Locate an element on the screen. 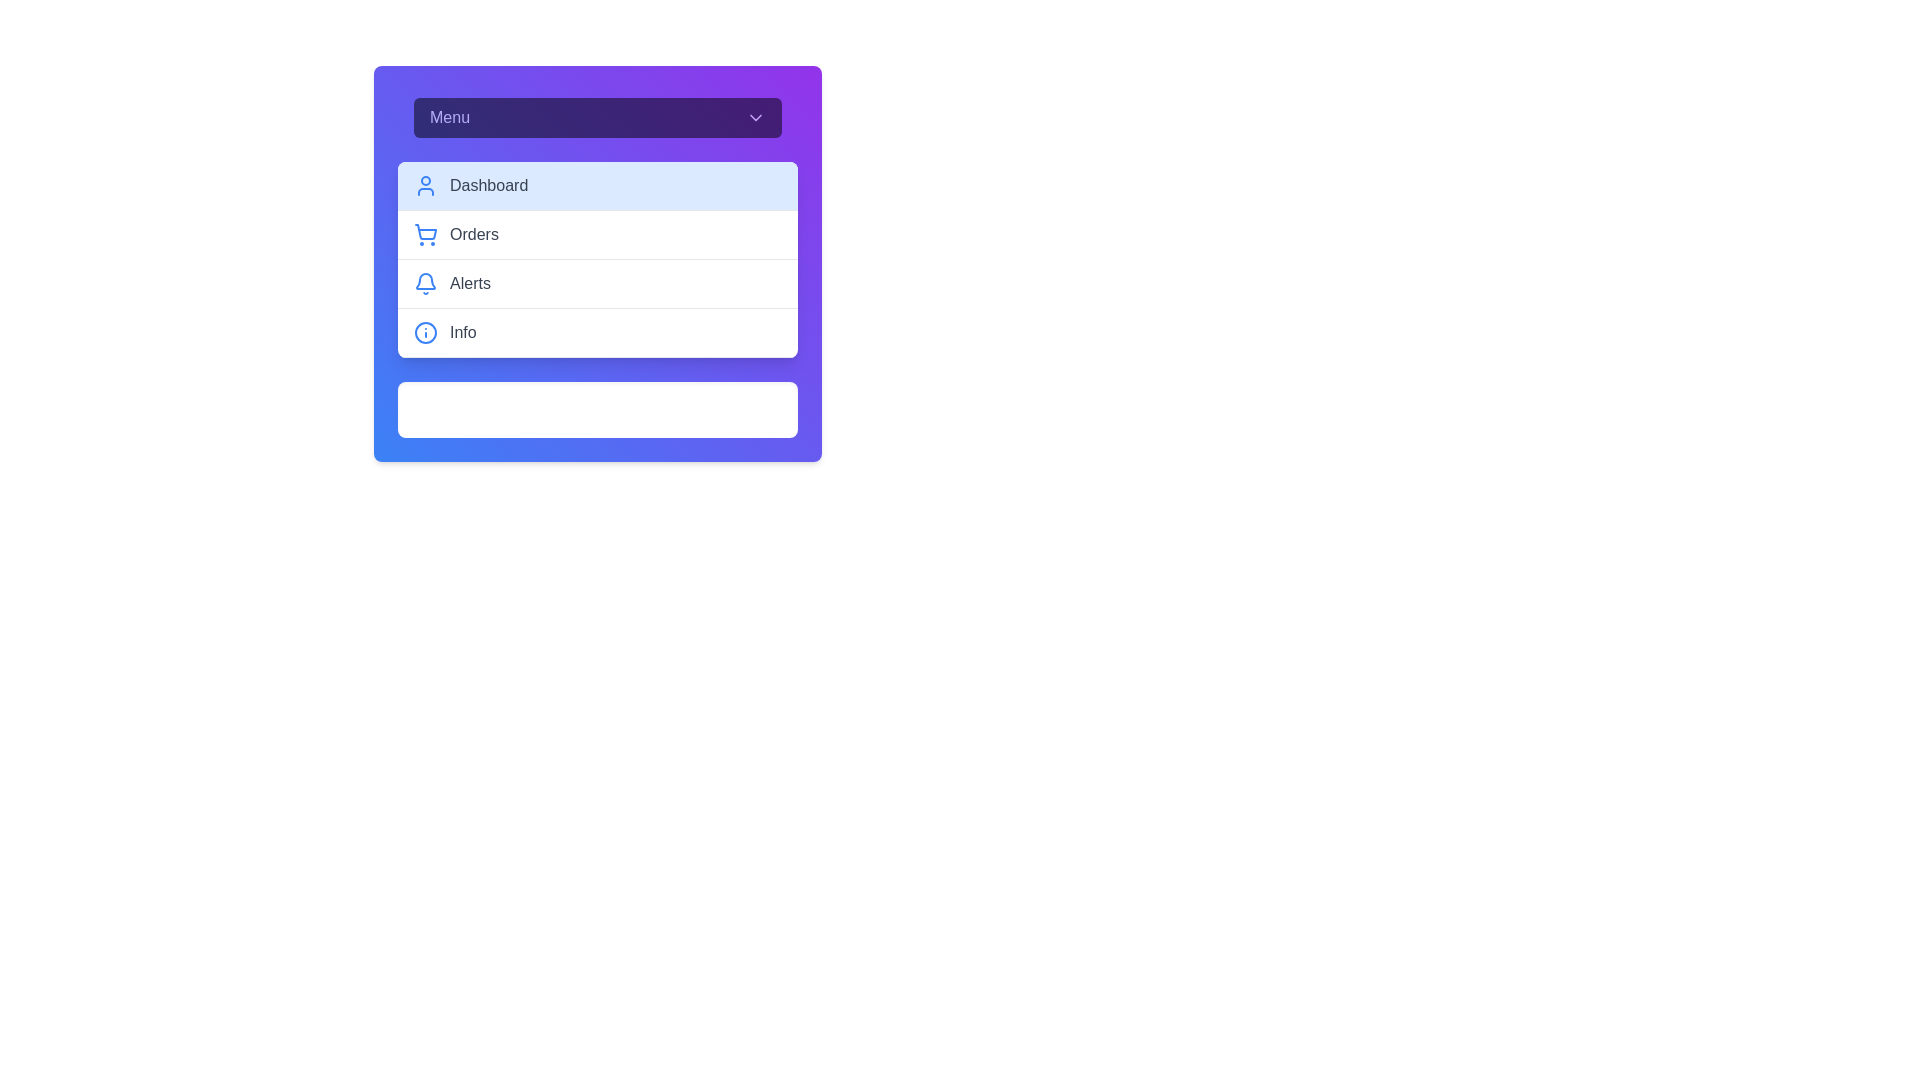 Image resolution: width=1920 pixels, height=1080 pixels. the 'Info' menu item, which is the fourth item in the menu list below the 'Alerts' menu option is located at coordinates (597, 332).